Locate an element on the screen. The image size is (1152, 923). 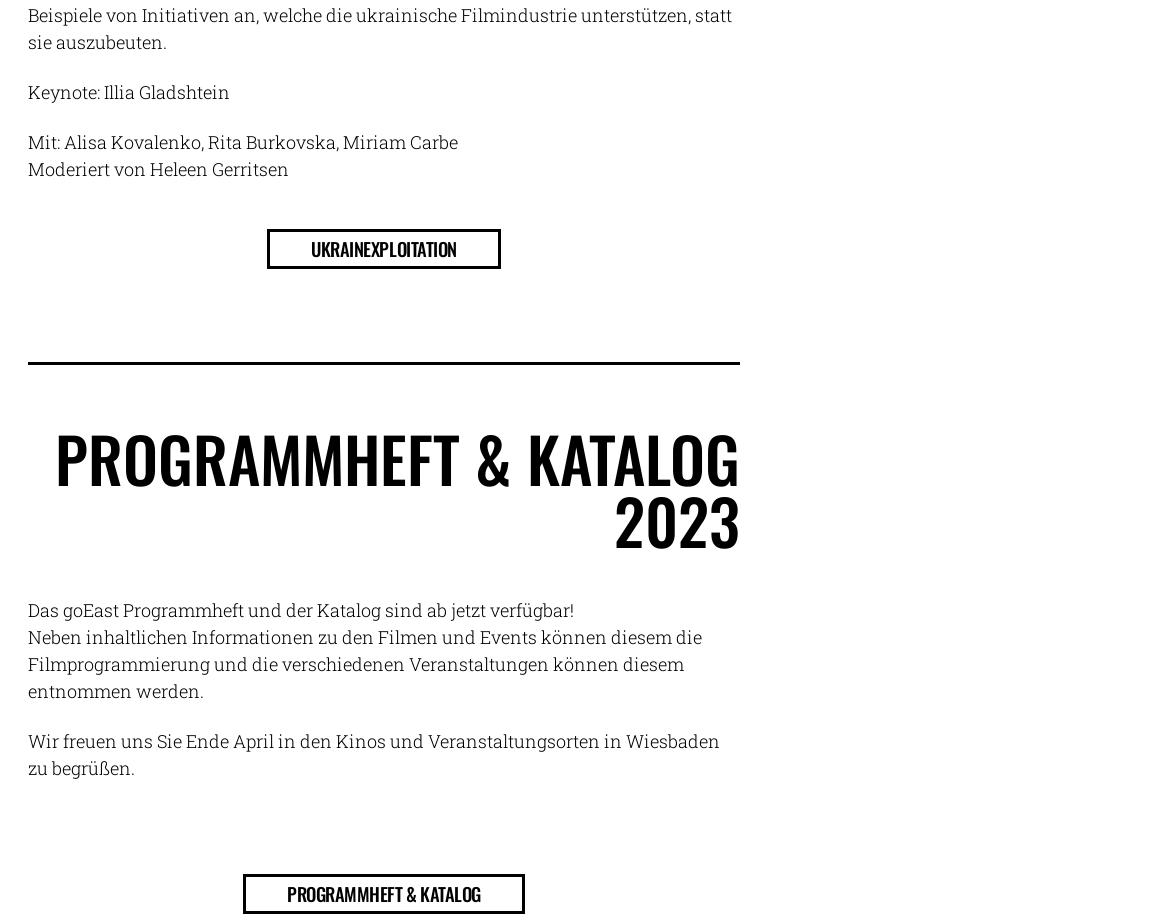
'PROGRAMMHEFT & KATALOG' is located at coordinates (53, 456).